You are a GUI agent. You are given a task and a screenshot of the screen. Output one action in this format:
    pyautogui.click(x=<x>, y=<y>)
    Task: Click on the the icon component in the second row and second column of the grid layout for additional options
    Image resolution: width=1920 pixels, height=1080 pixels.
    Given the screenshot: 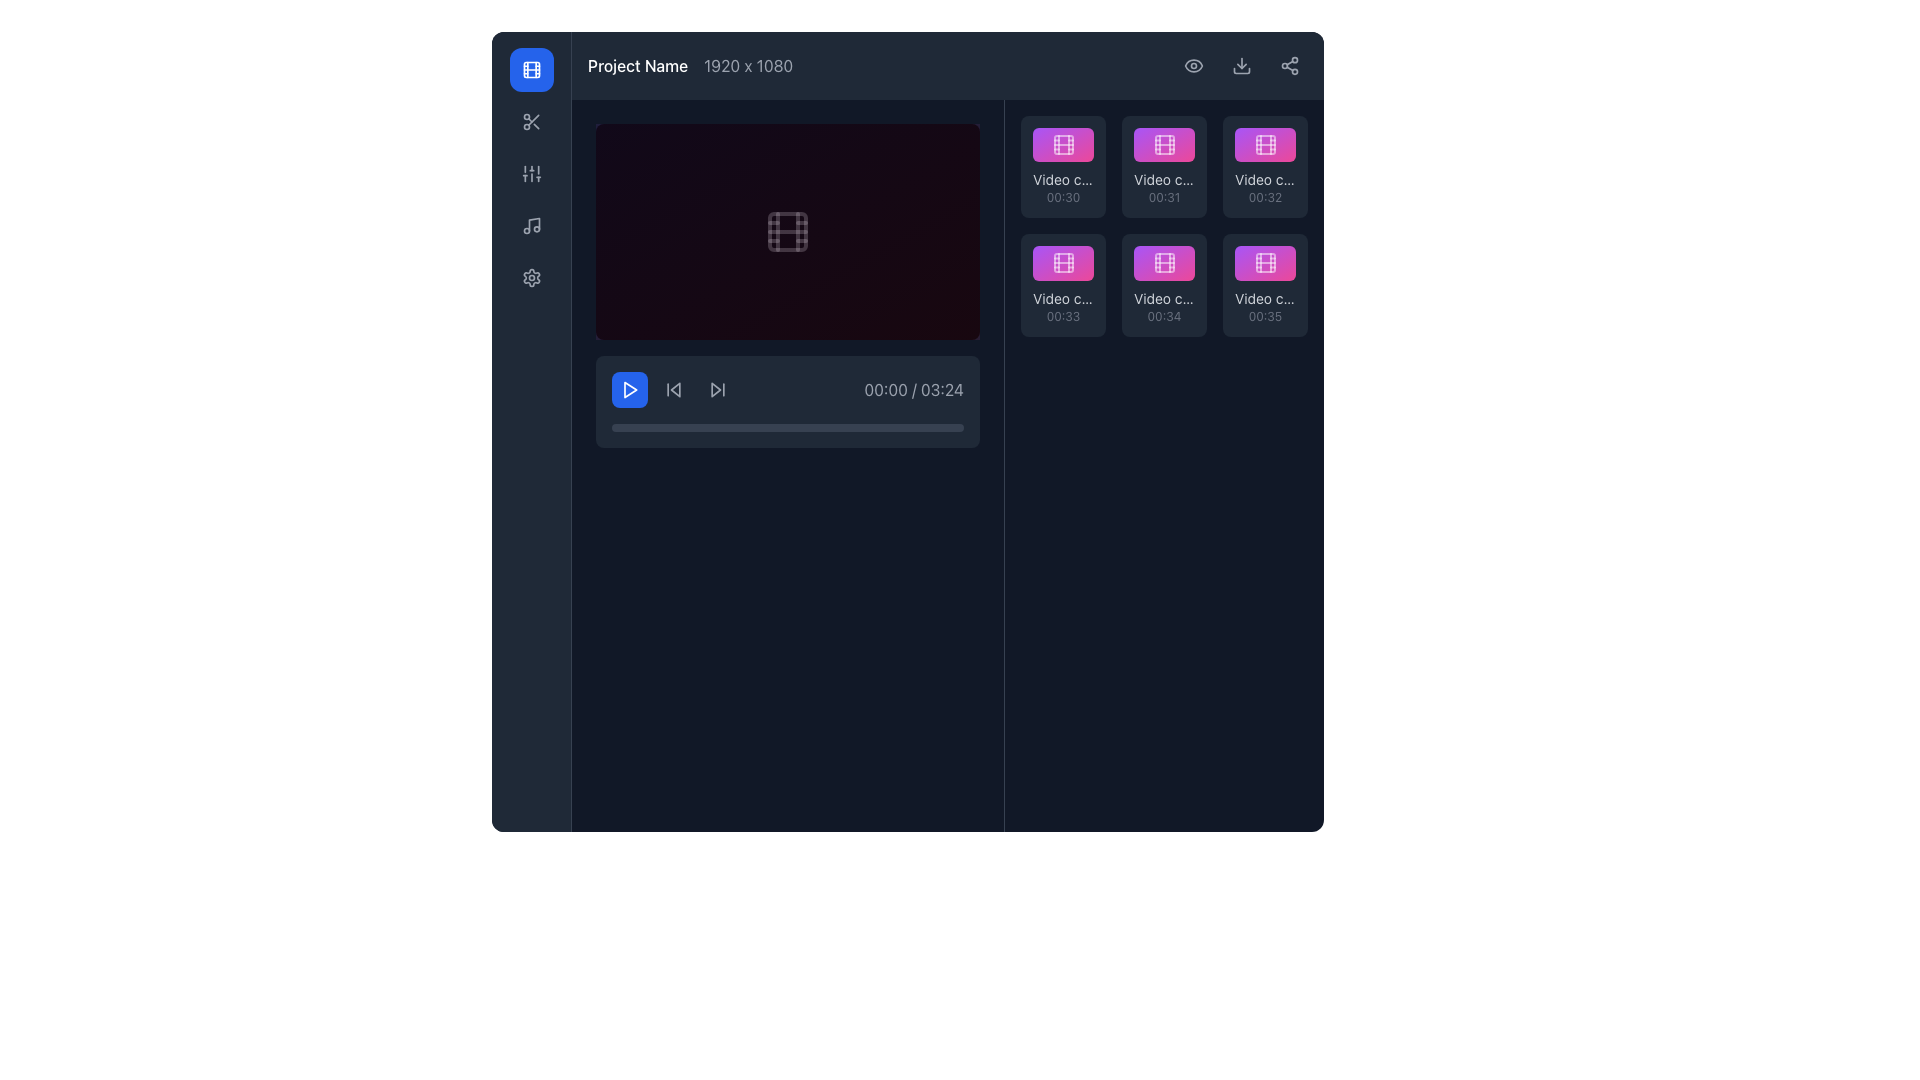 What is the action you would take?
    pyautogui.click(x=1164, y=144)
    